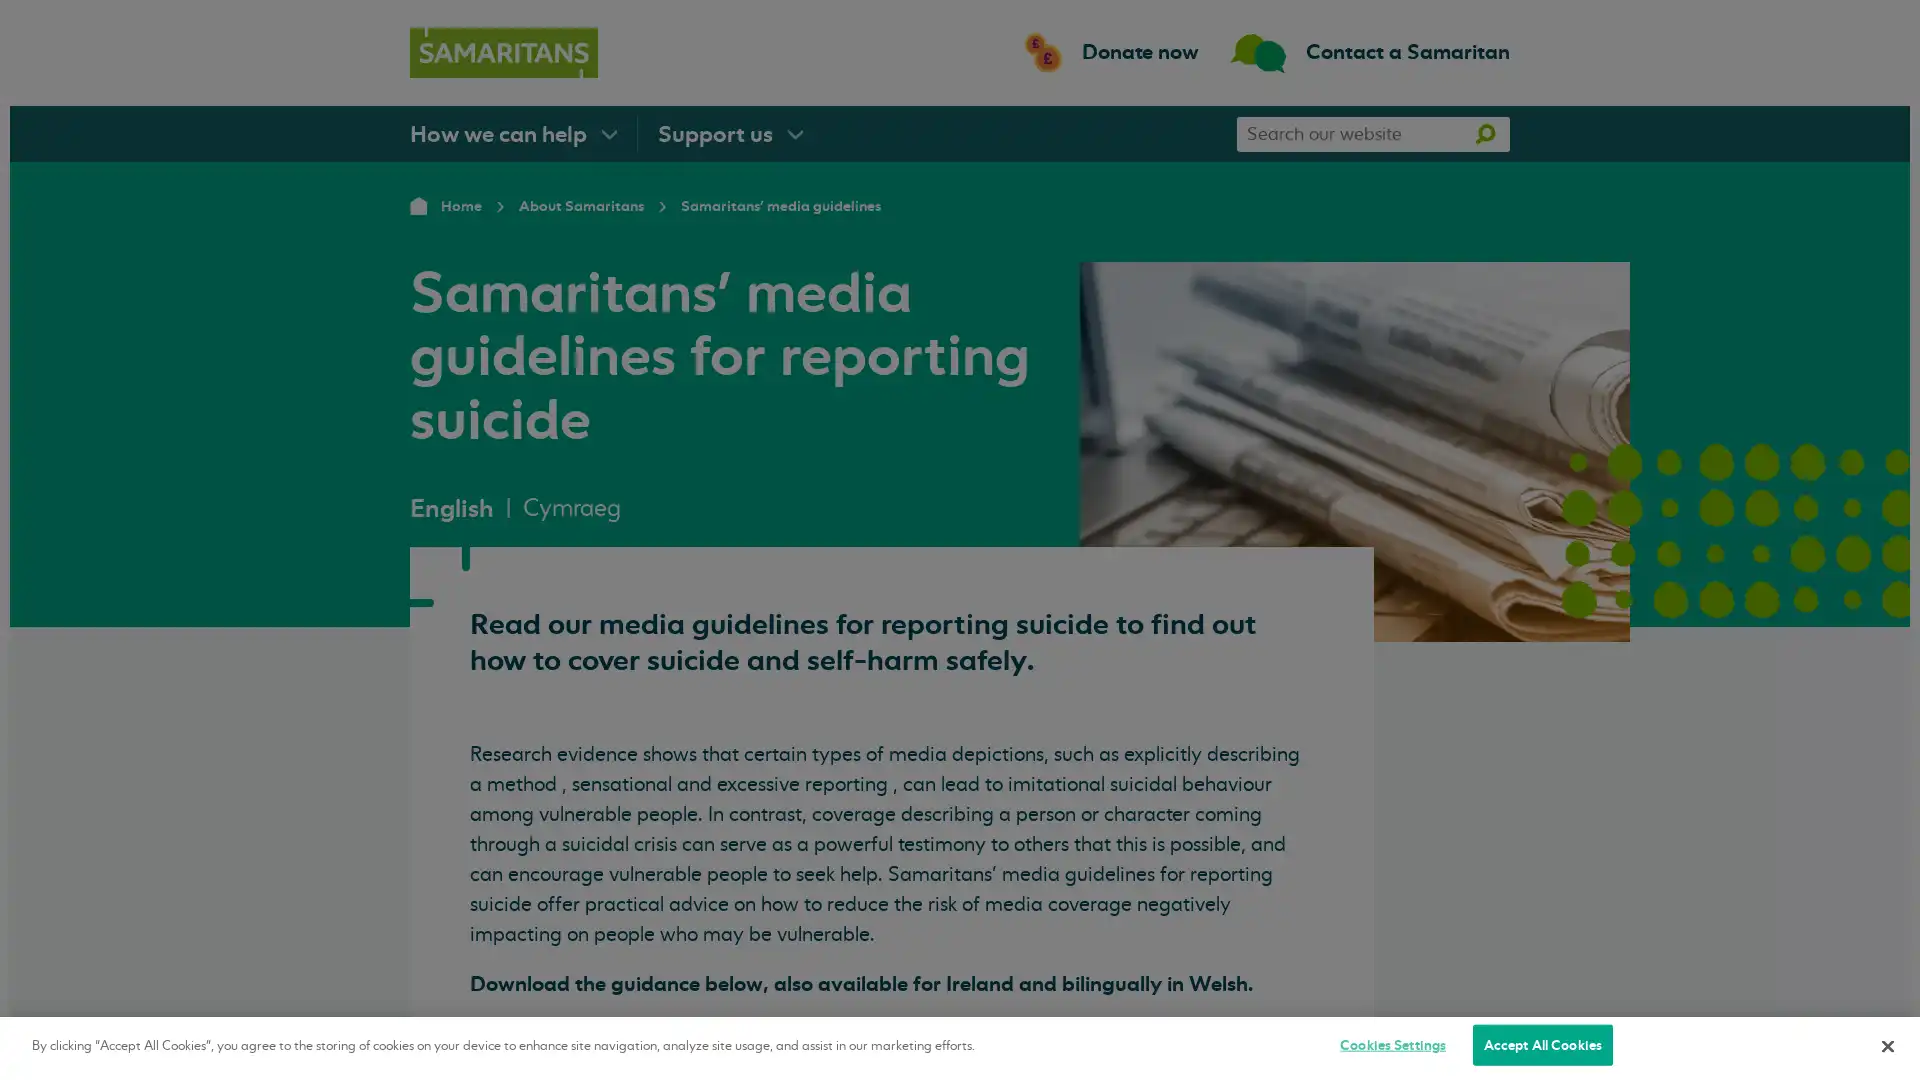 This screenshot has height=1080, width=1920. What do you see at coordinates (1541, 1044) in the screenshot?
I see `Accept All Cookies` at bounding box center [1541, 1044].